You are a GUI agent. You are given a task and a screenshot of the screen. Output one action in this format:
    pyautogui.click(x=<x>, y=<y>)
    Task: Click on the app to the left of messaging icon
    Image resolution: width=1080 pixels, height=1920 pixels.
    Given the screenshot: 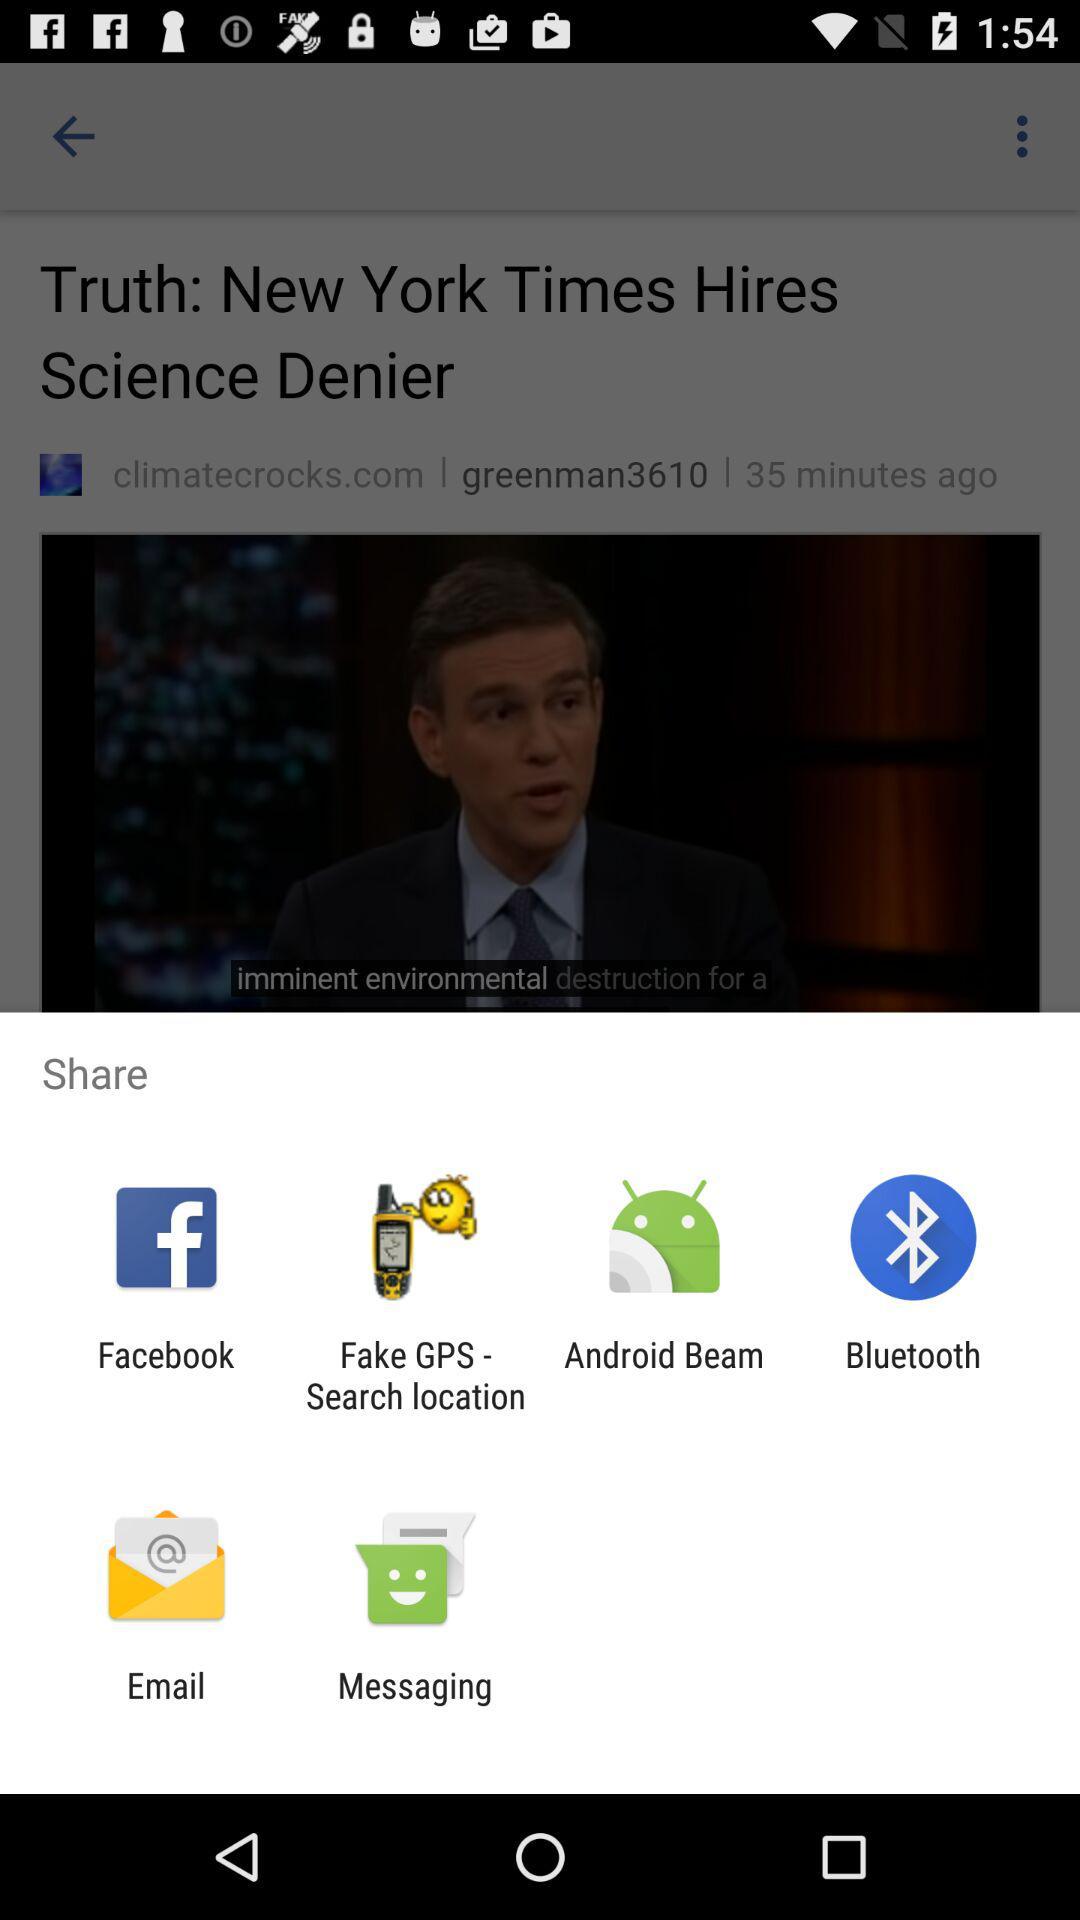 What is the action you would take?
    pyautogui.click(x=165, y=1705)
    